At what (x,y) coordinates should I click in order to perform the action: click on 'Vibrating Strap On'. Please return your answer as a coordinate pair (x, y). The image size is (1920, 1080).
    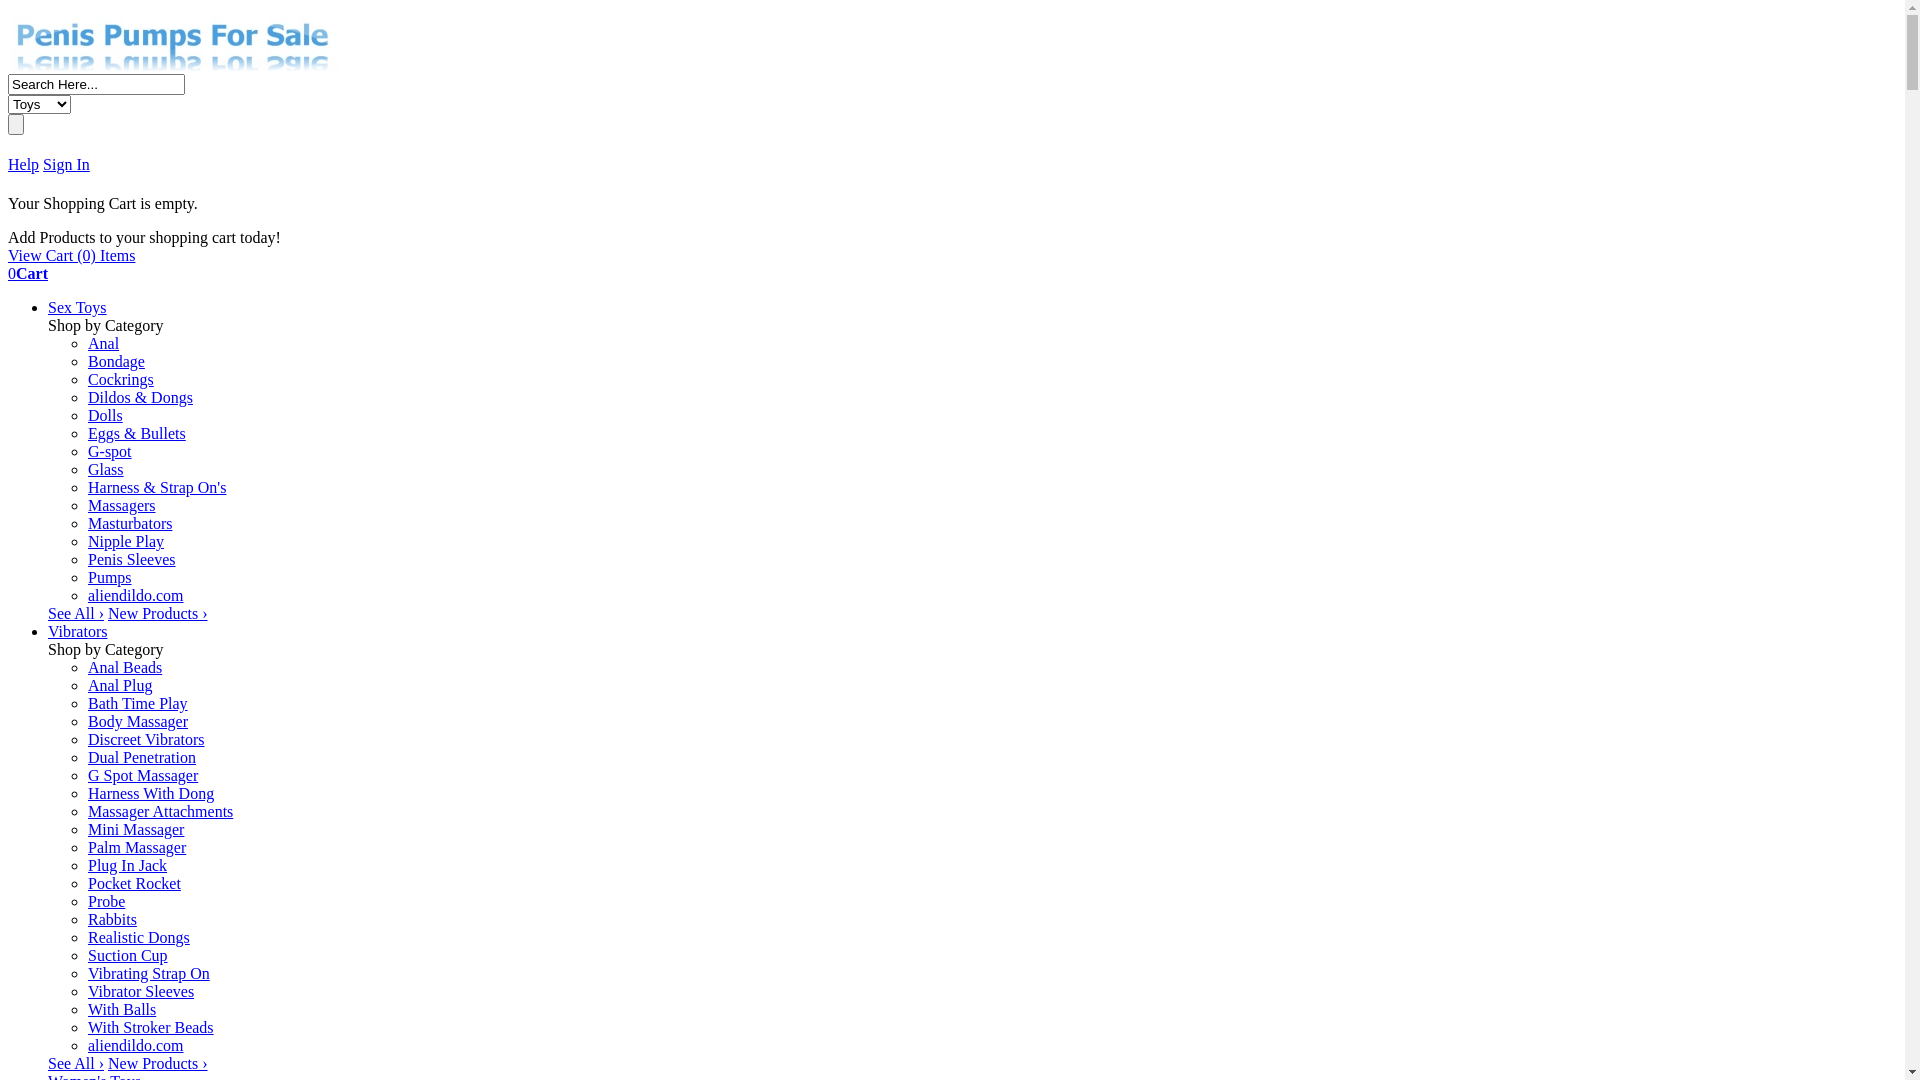
    Looking at the image, I should click on (147, 972).